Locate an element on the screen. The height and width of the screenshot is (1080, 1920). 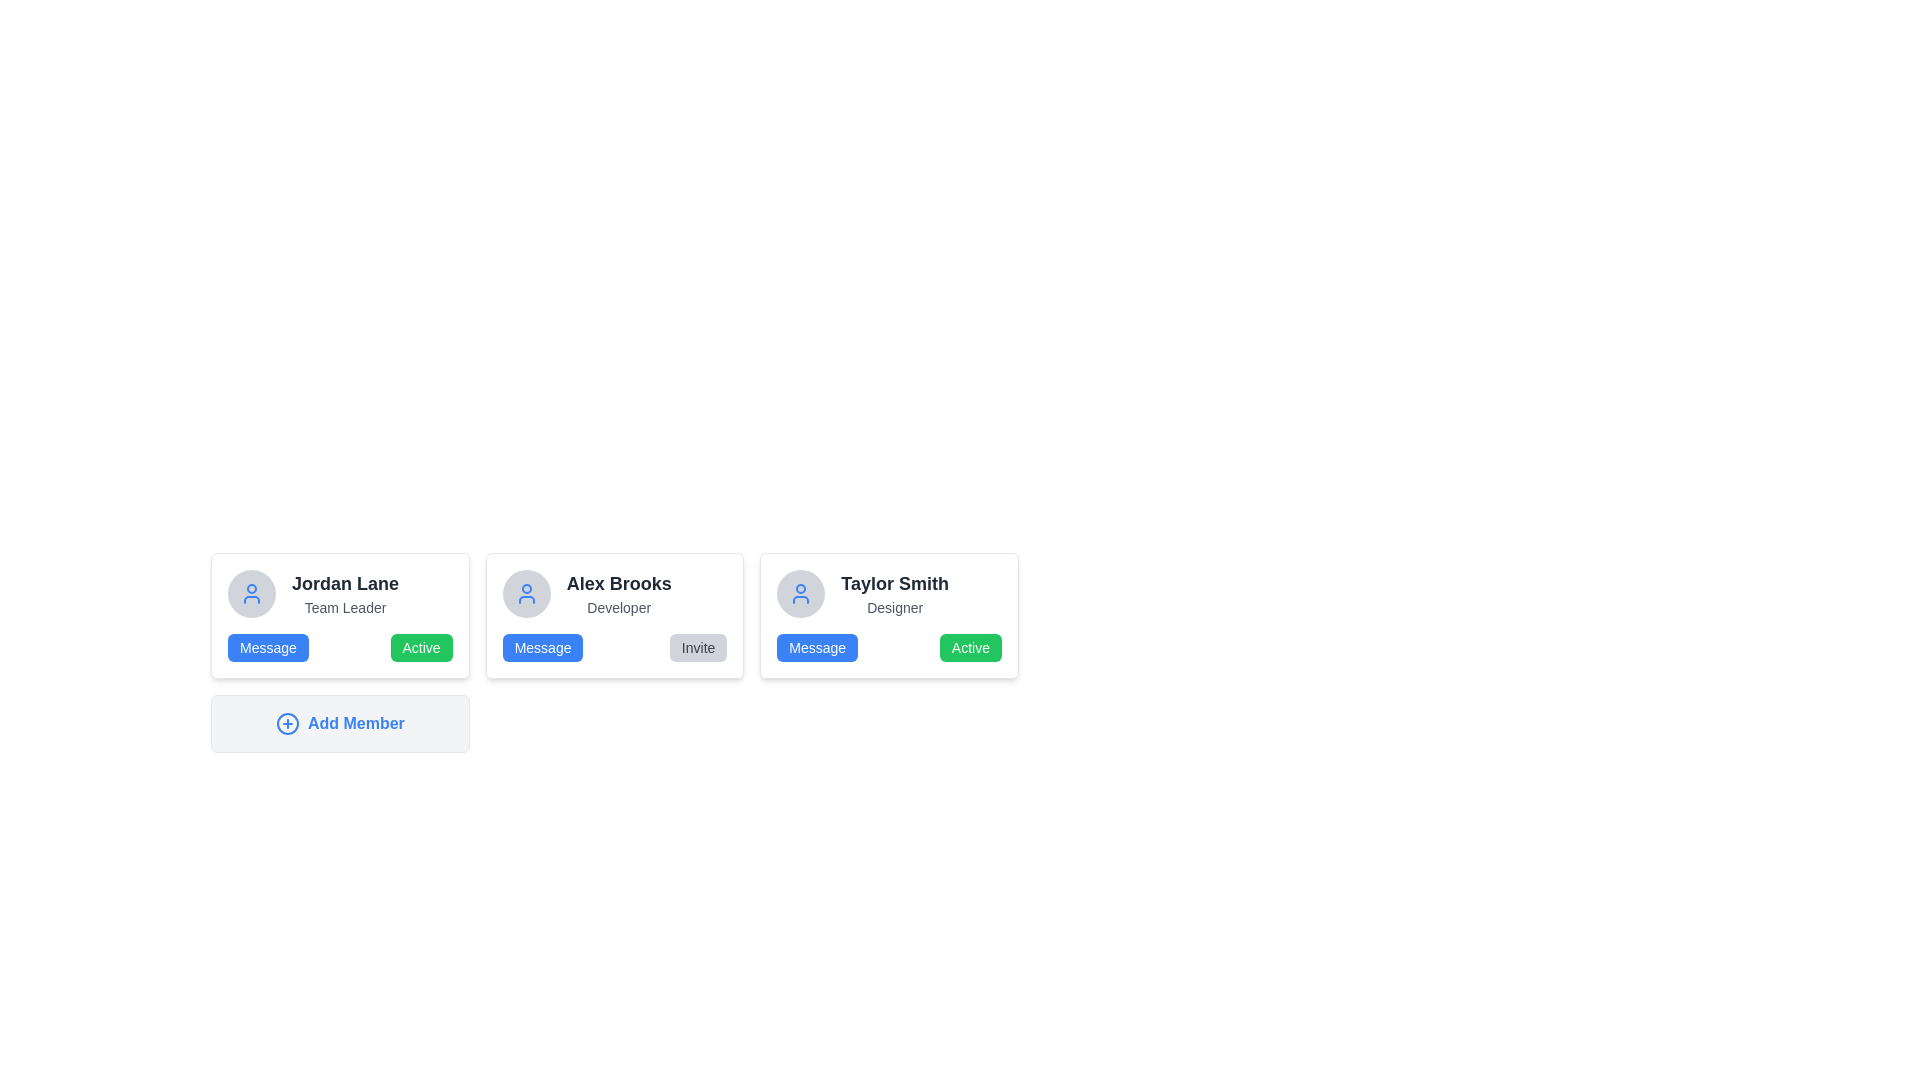
the 'Message' button is located at coordinates (817, 648).